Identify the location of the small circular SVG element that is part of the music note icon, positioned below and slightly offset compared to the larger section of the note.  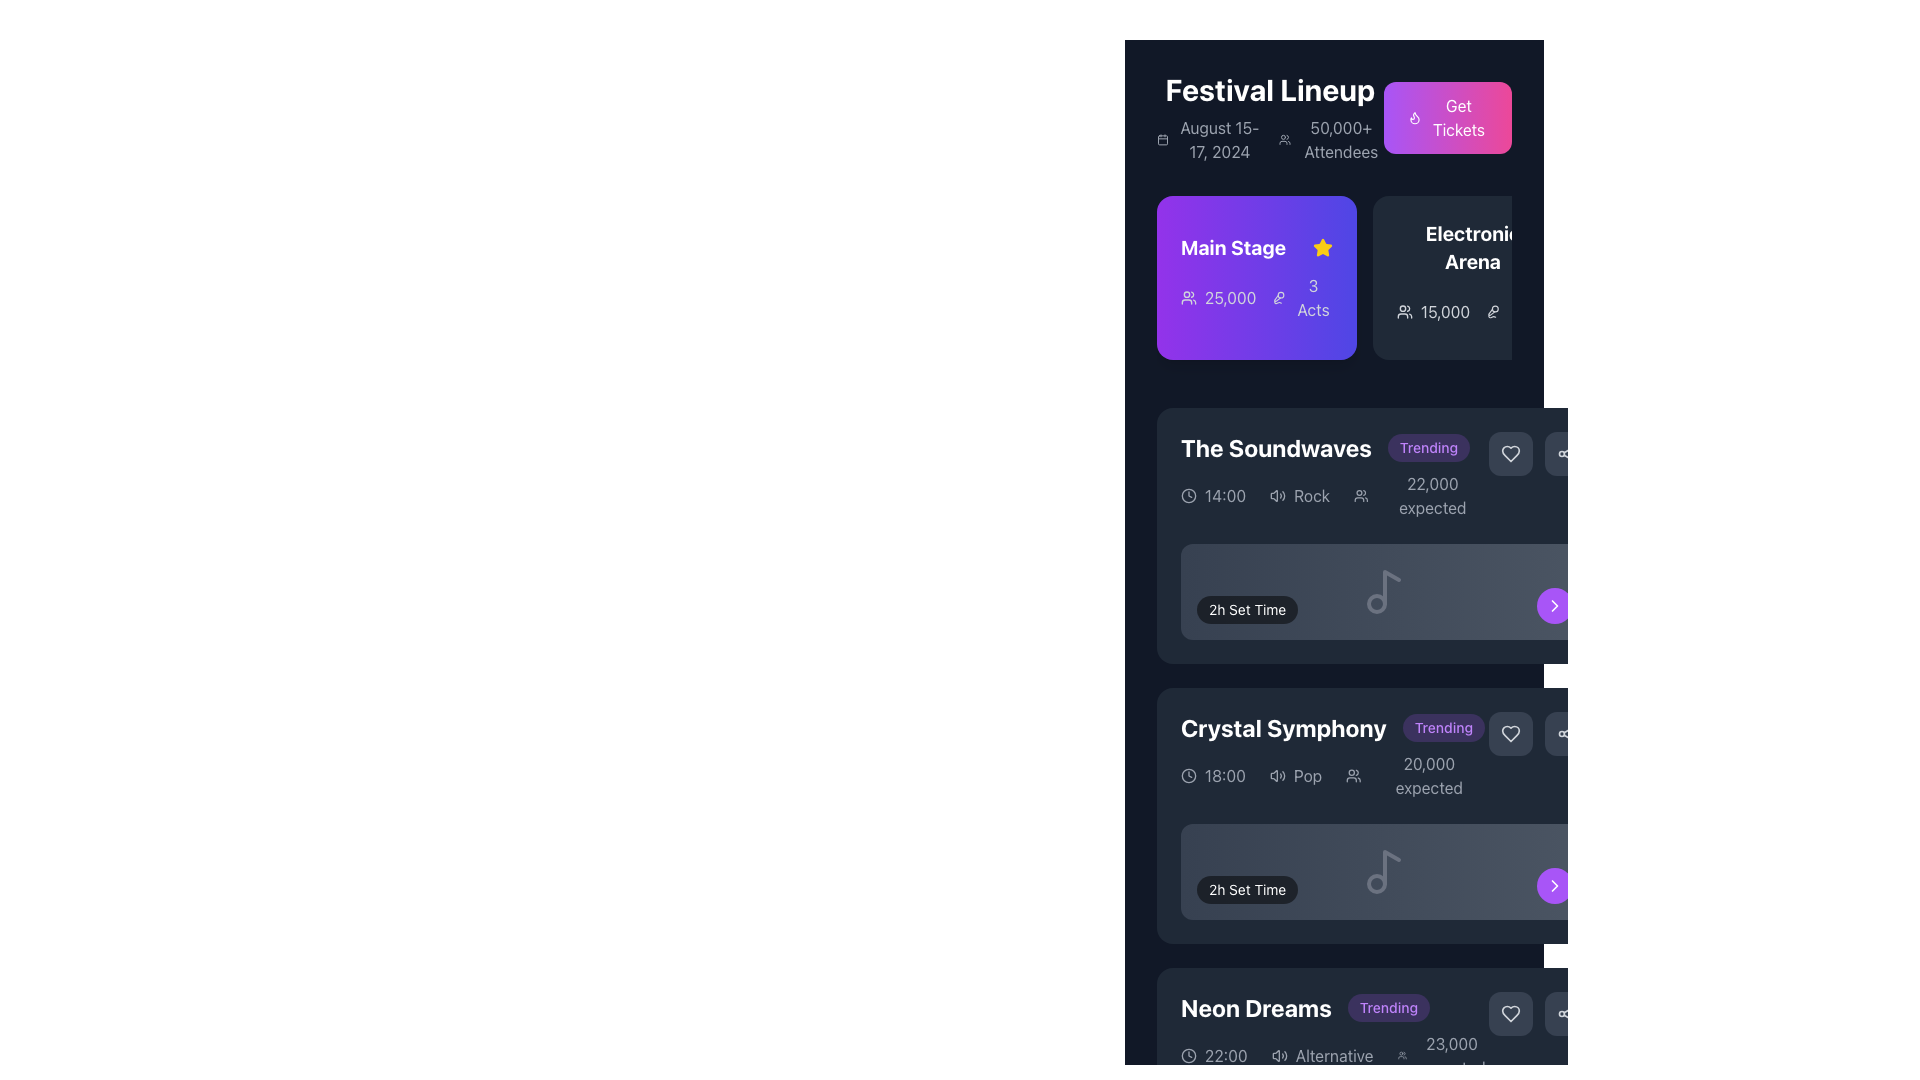
(1376, 603).